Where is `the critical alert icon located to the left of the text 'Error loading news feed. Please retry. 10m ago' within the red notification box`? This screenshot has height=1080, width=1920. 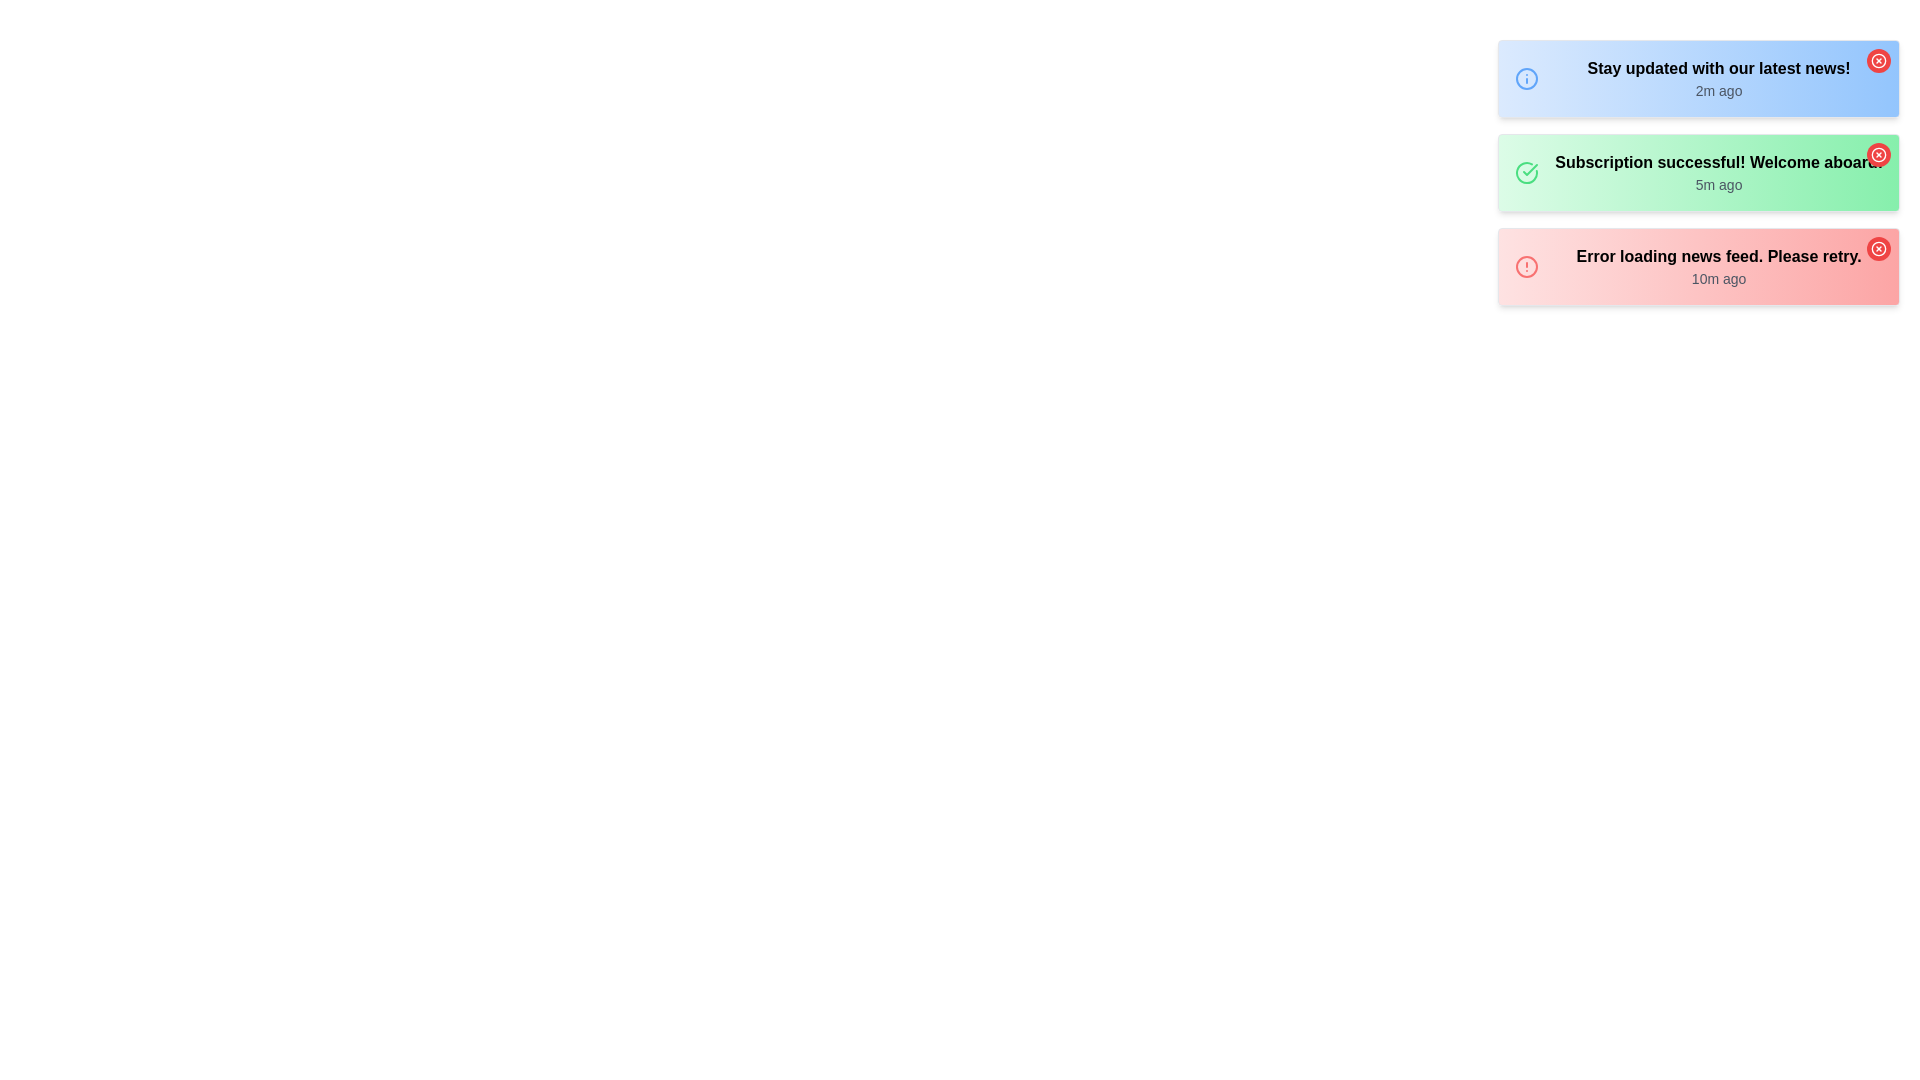
the critical alert icon located to the left of the text 'Error loading news feed. Please retry. 10m ago' within the red notification box is located at coordinates (1526, 265).